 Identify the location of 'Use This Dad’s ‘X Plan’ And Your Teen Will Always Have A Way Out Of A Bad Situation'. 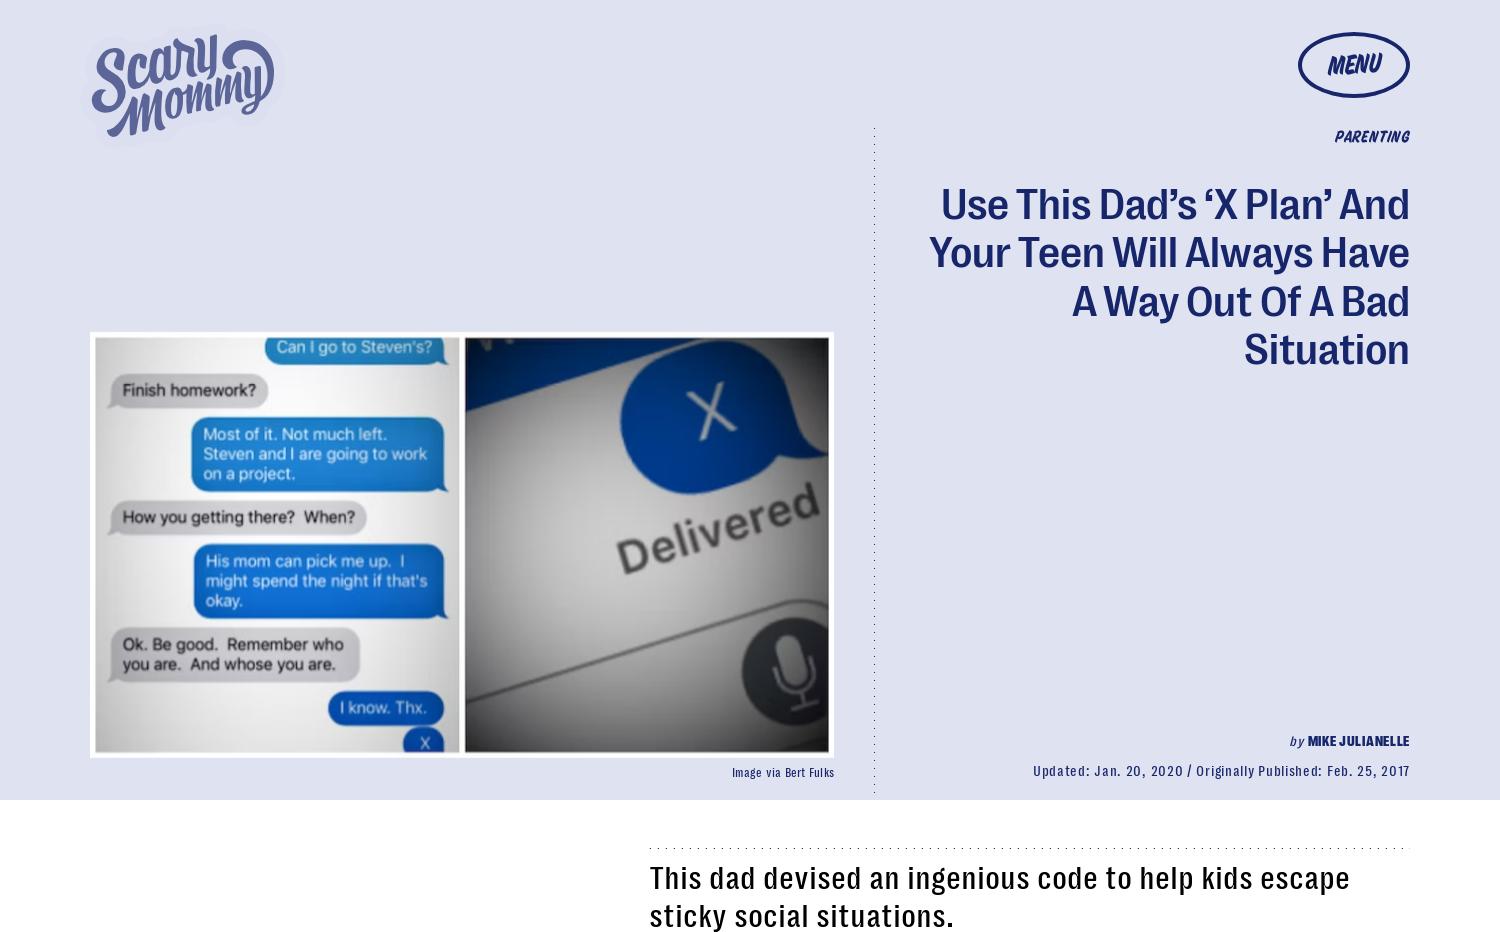
(1169, 274).